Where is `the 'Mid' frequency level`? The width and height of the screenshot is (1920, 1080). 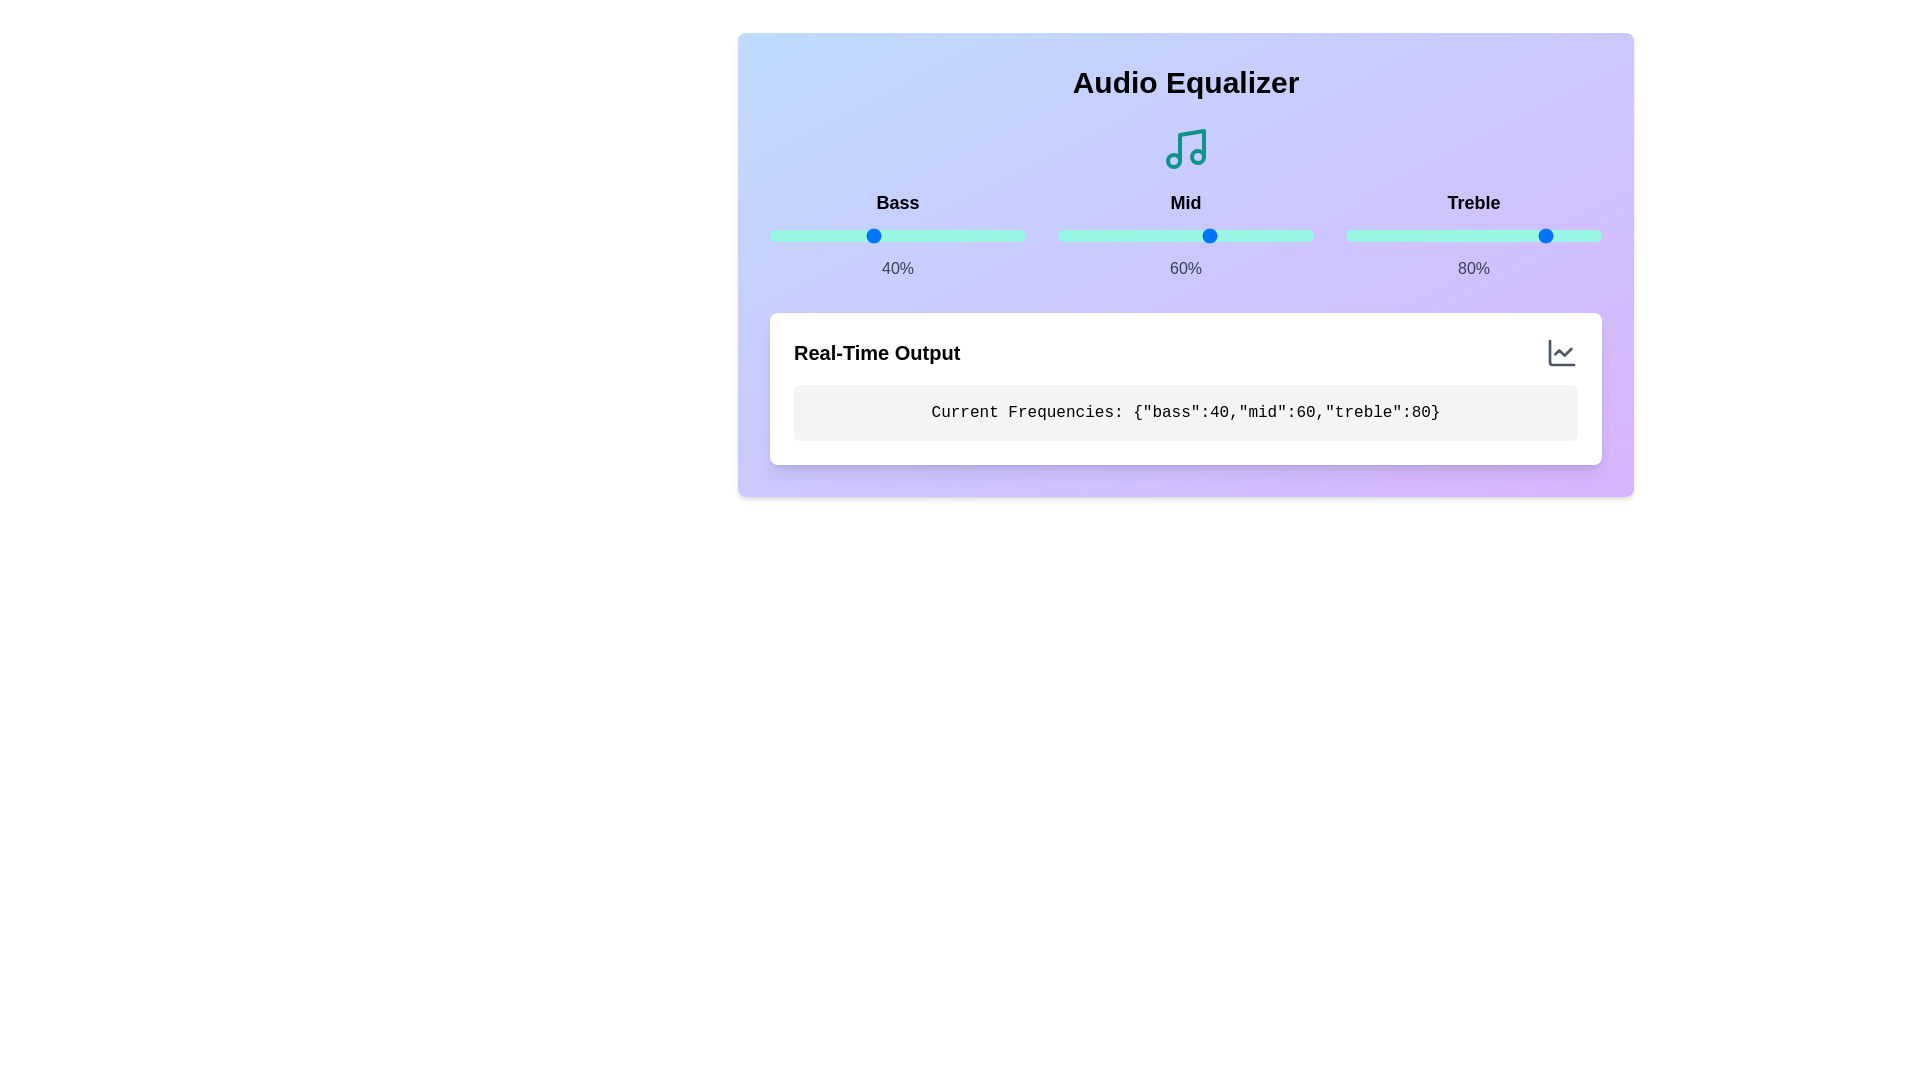 the 'Mid' frequency level is located at coordinates (1168, 234).